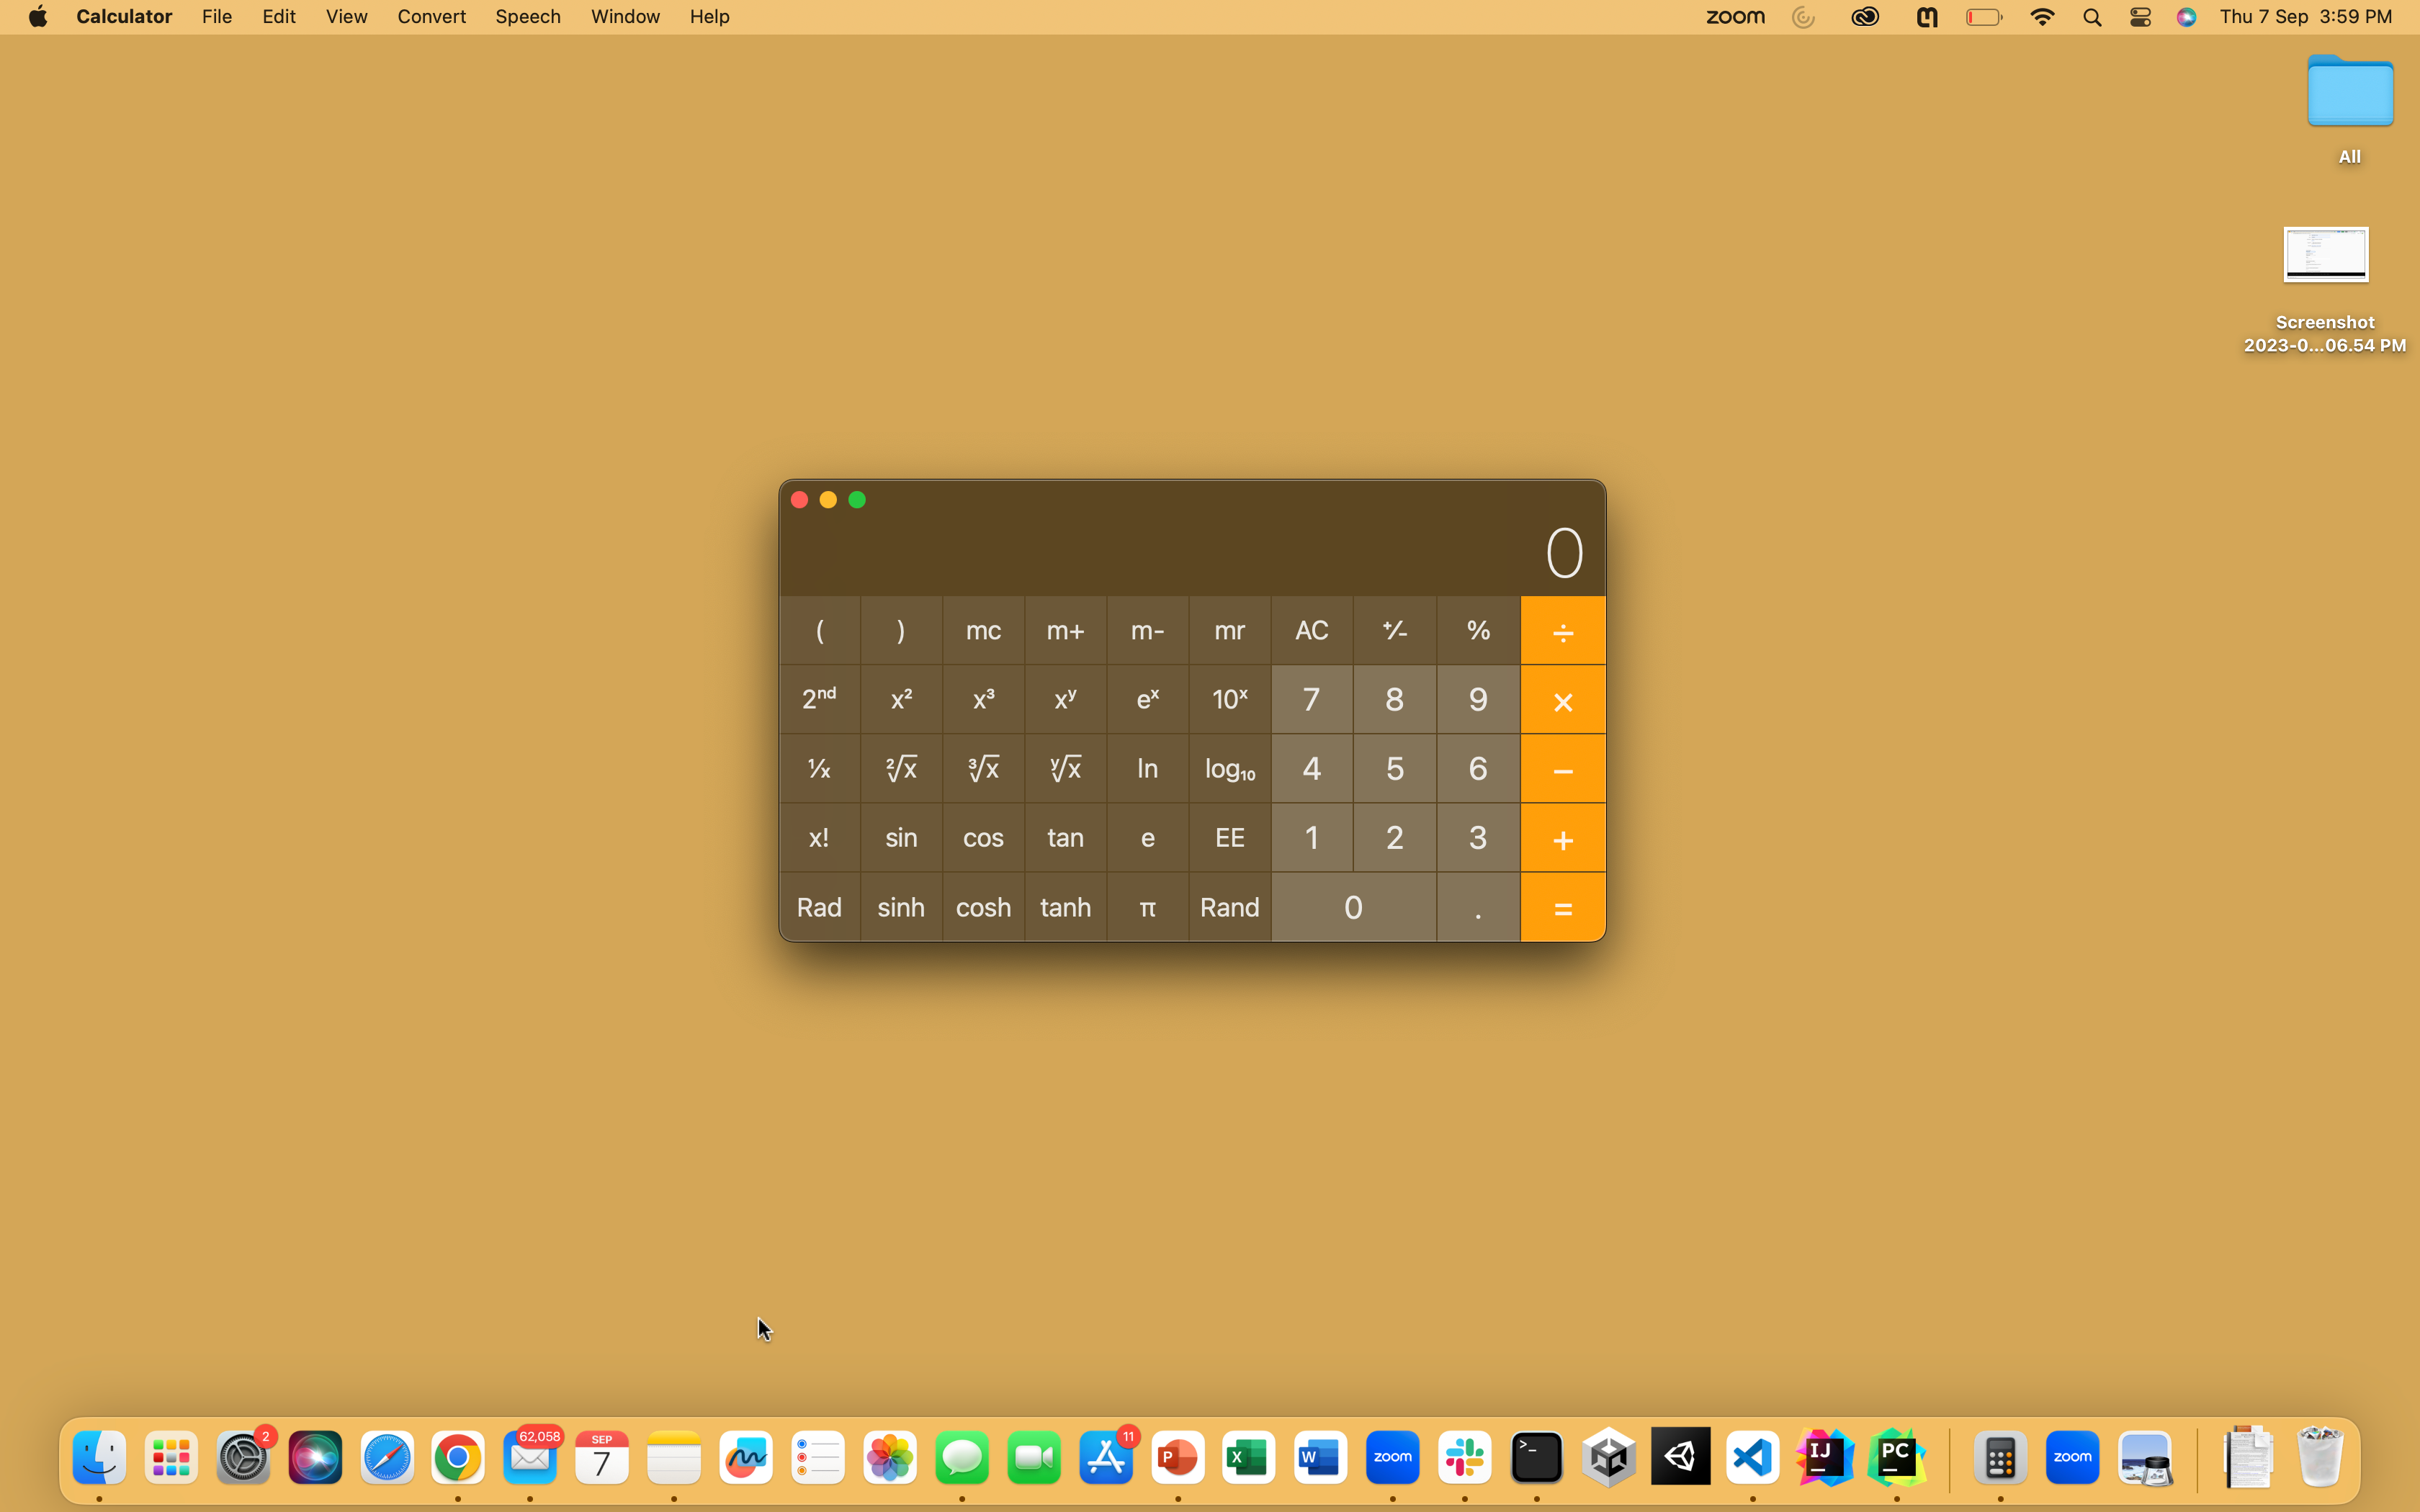 The width and height of the screenshot is (2420, 1512). I want to click on Perform the action of taking away 5 from 10, so click(1311, 835).